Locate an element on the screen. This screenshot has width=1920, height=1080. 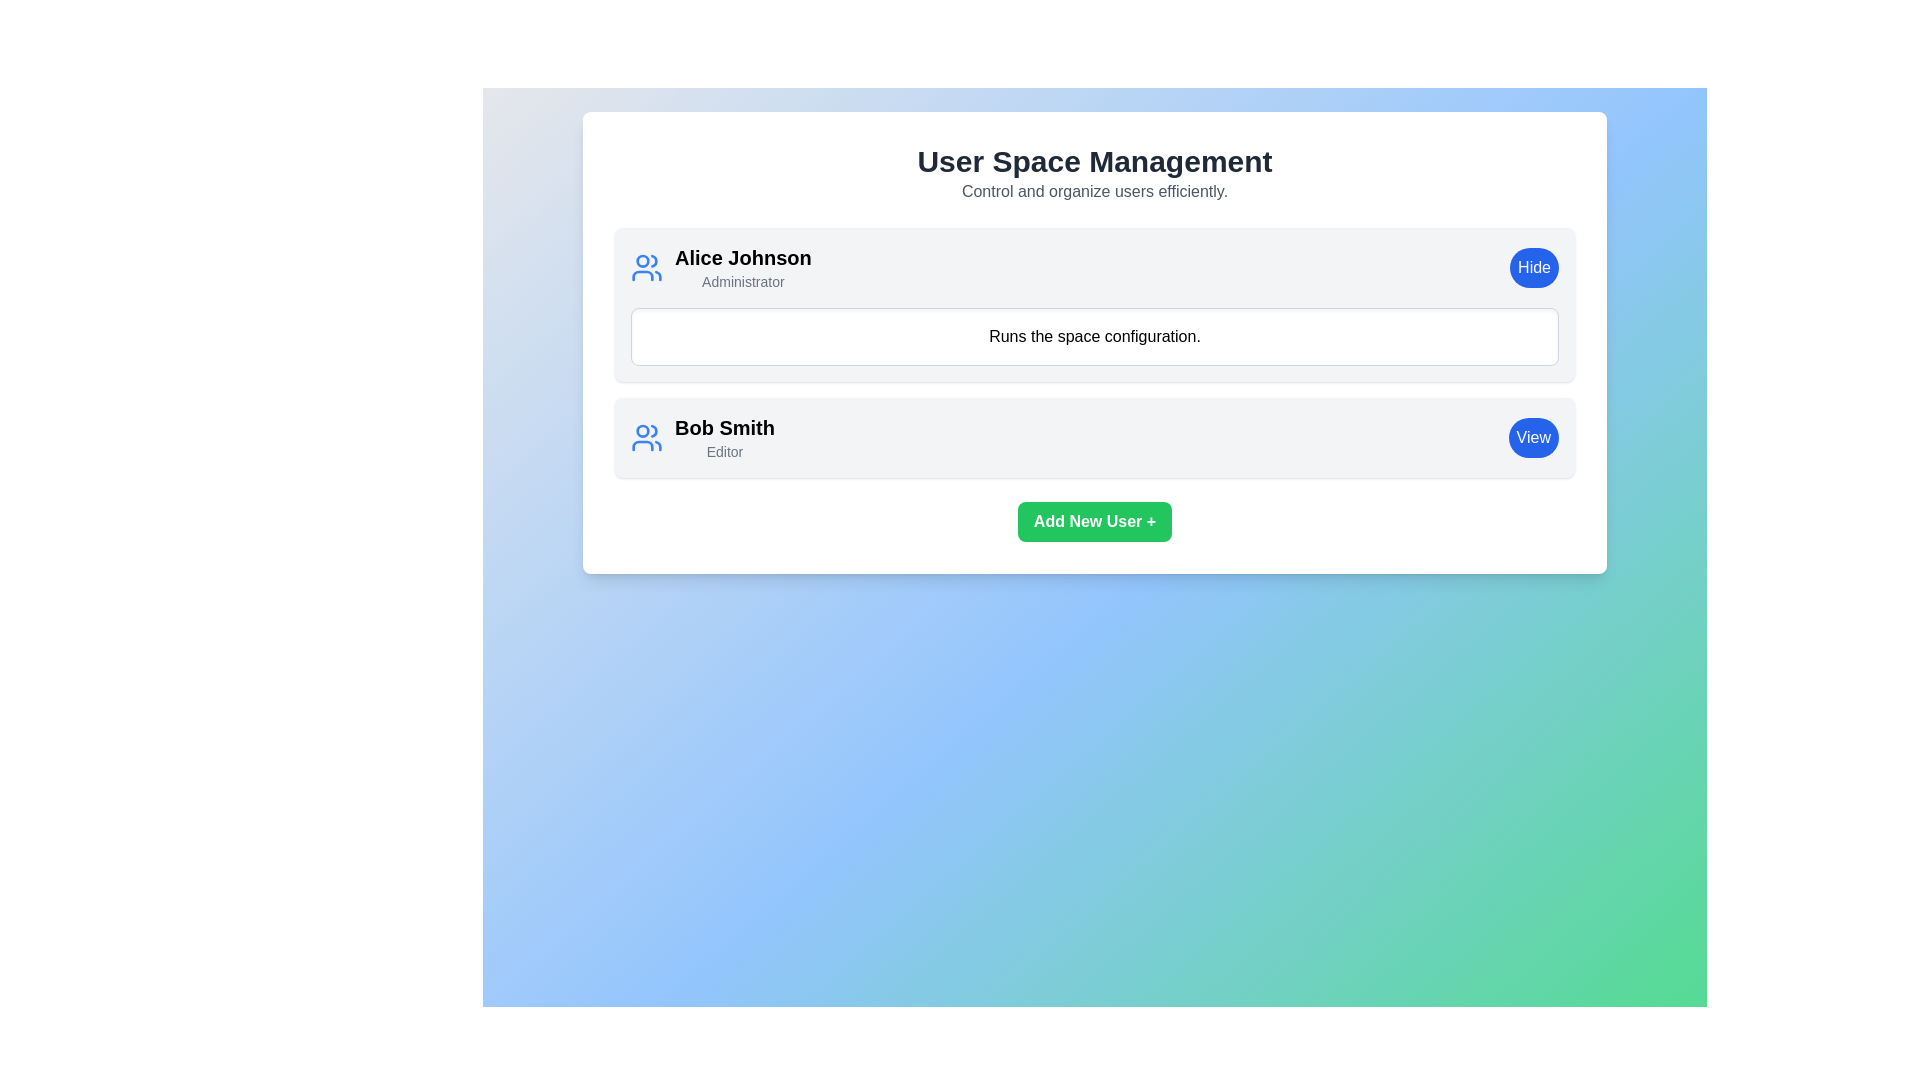
the blue button labeled 'View' located in the bottom-right corner of the 'Bob Smith' section, next to the text 'Editor' is located at coordinates (1532, 437).